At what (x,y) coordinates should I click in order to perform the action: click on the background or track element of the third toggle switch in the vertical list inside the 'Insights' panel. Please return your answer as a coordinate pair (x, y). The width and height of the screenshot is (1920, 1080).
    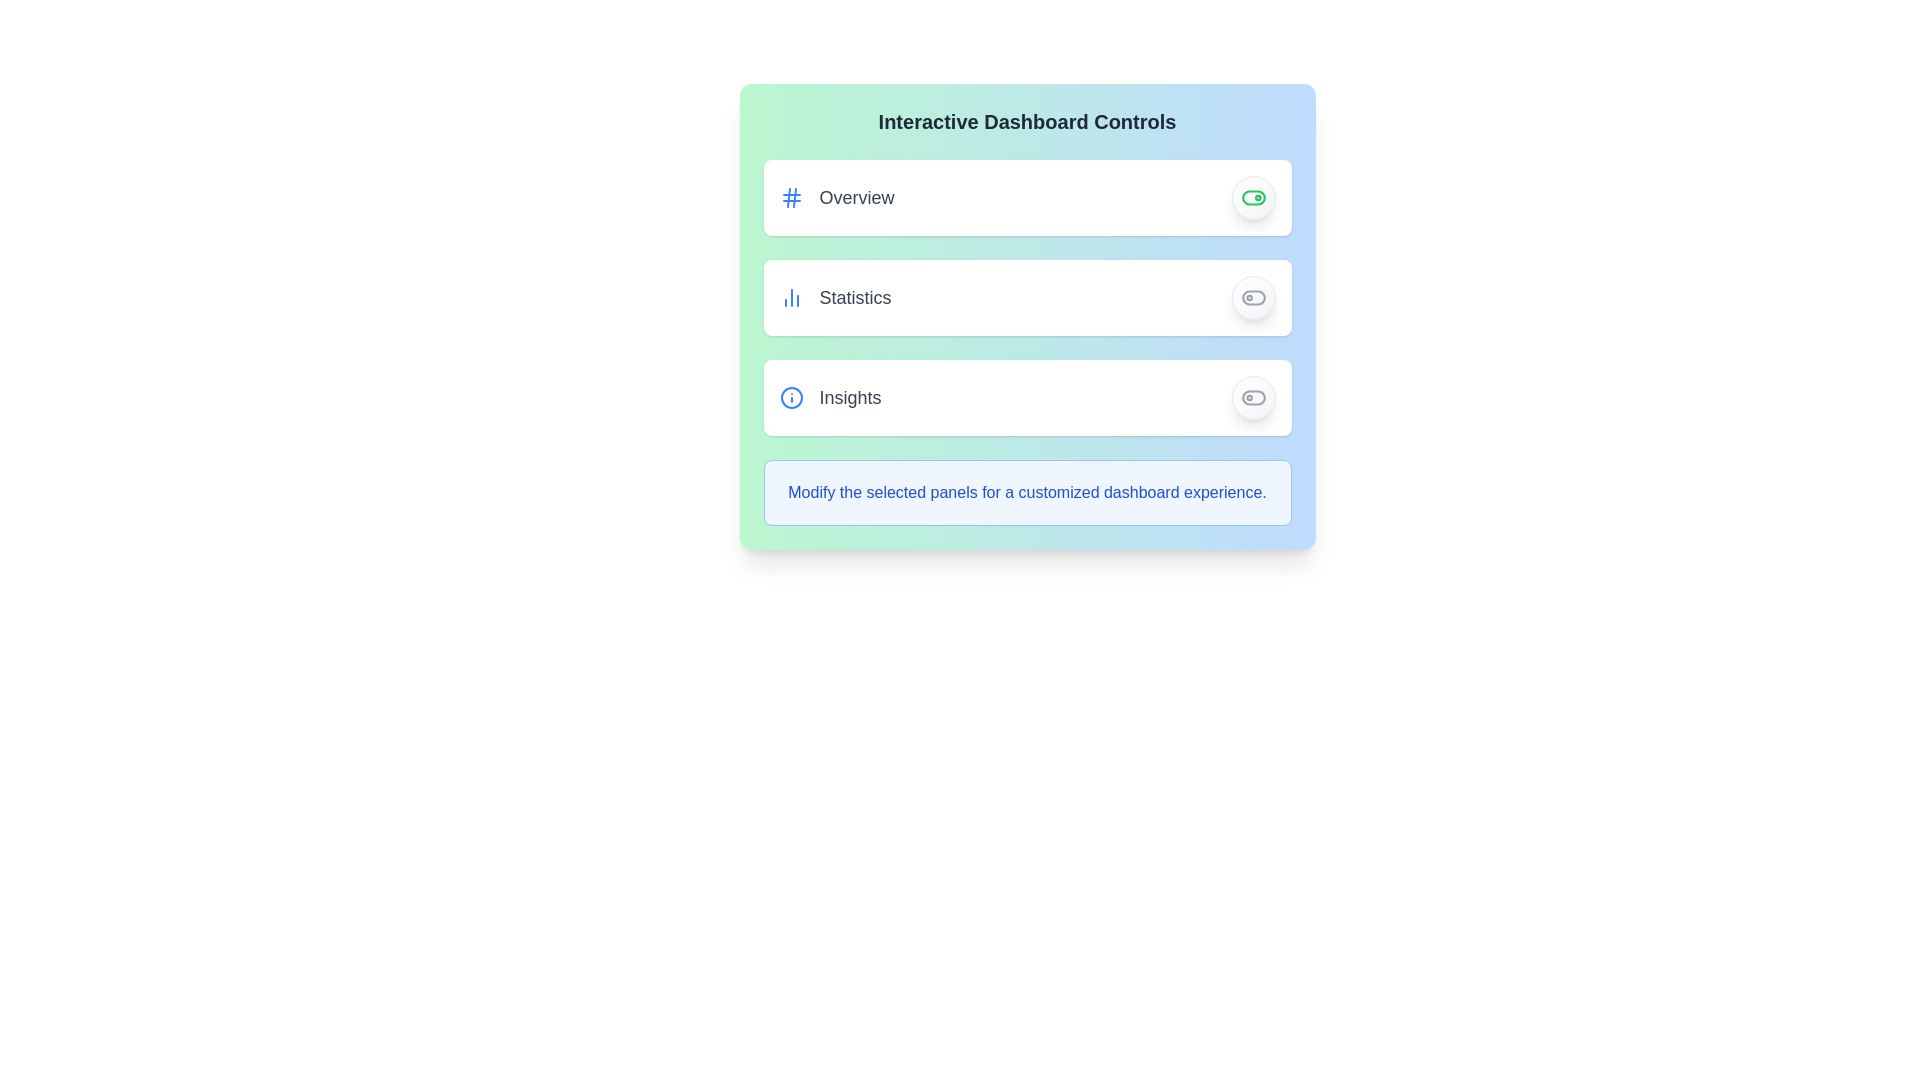
    Looking at the image, I should click on (1252, 397).